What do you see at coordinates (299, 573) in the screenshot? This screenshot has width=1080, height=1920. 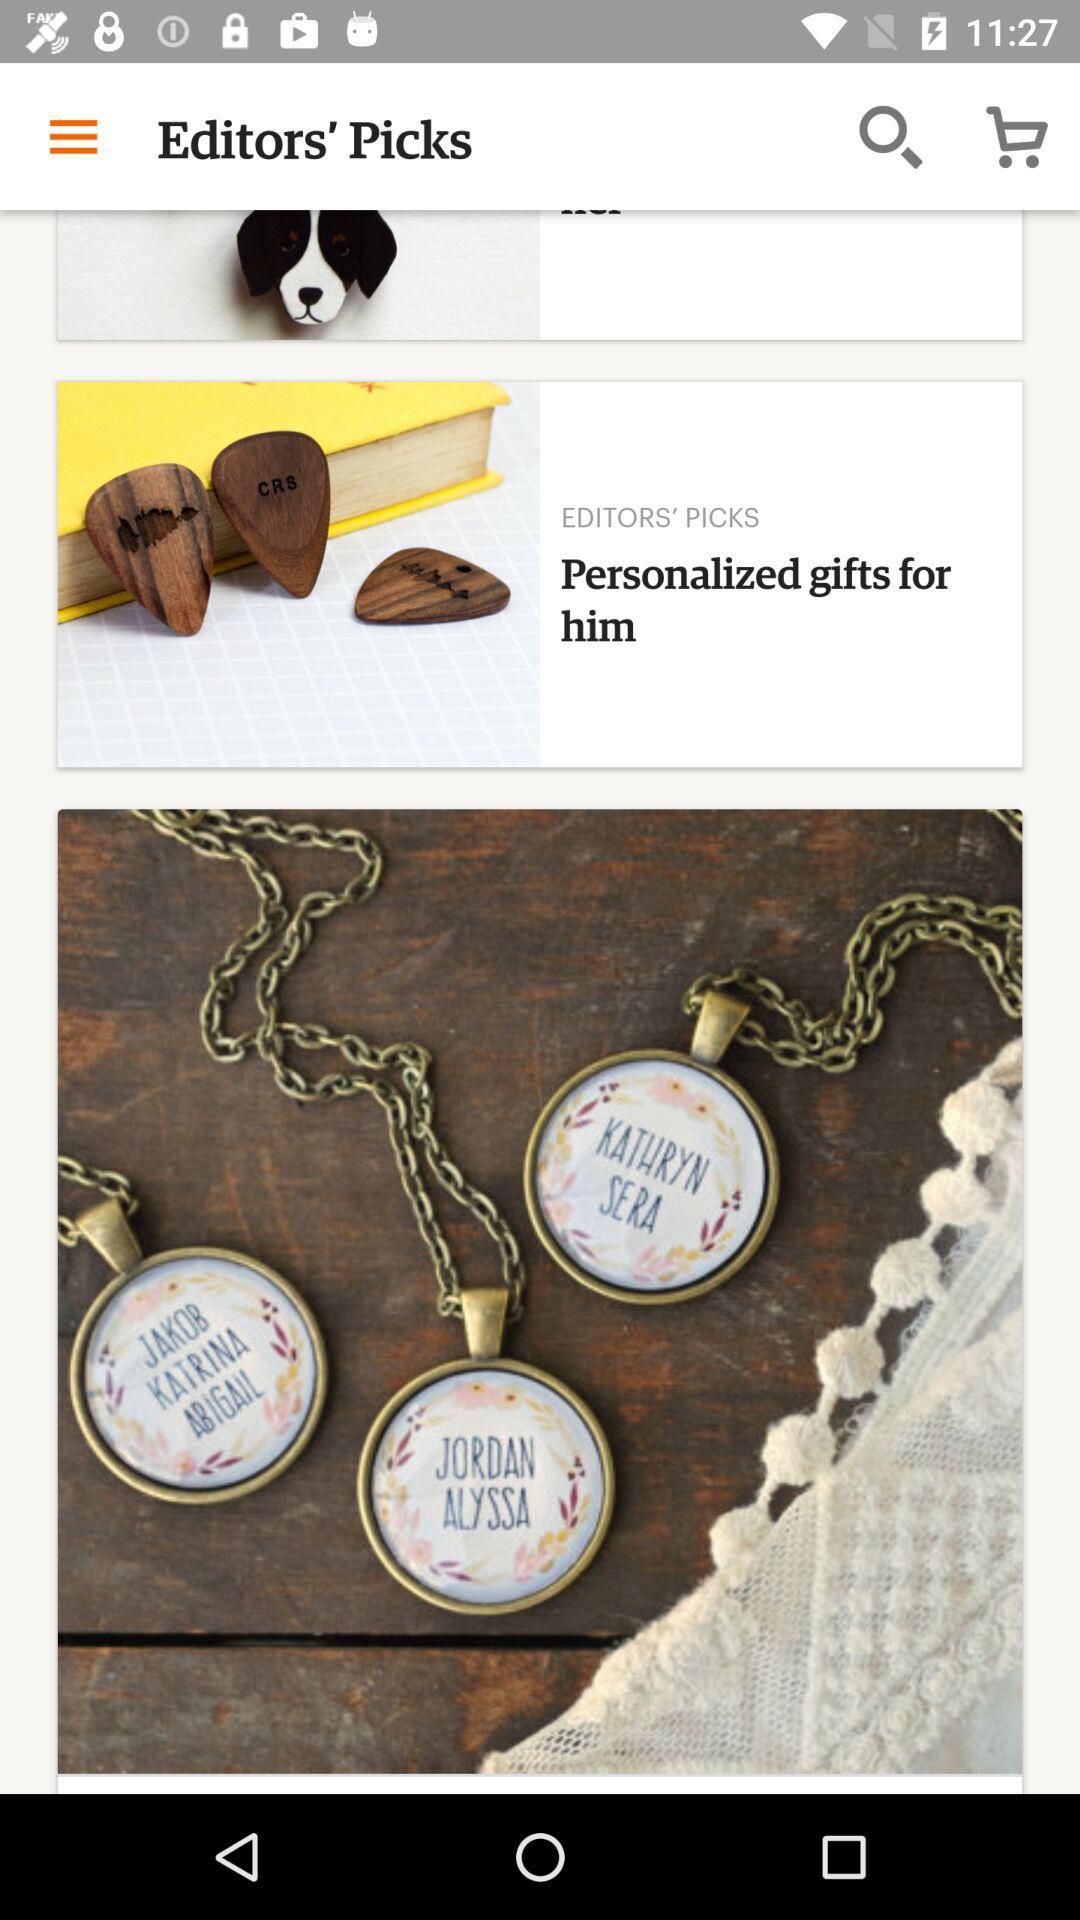 I see `the image beside the editors picks` at bounding box center [299, 573].